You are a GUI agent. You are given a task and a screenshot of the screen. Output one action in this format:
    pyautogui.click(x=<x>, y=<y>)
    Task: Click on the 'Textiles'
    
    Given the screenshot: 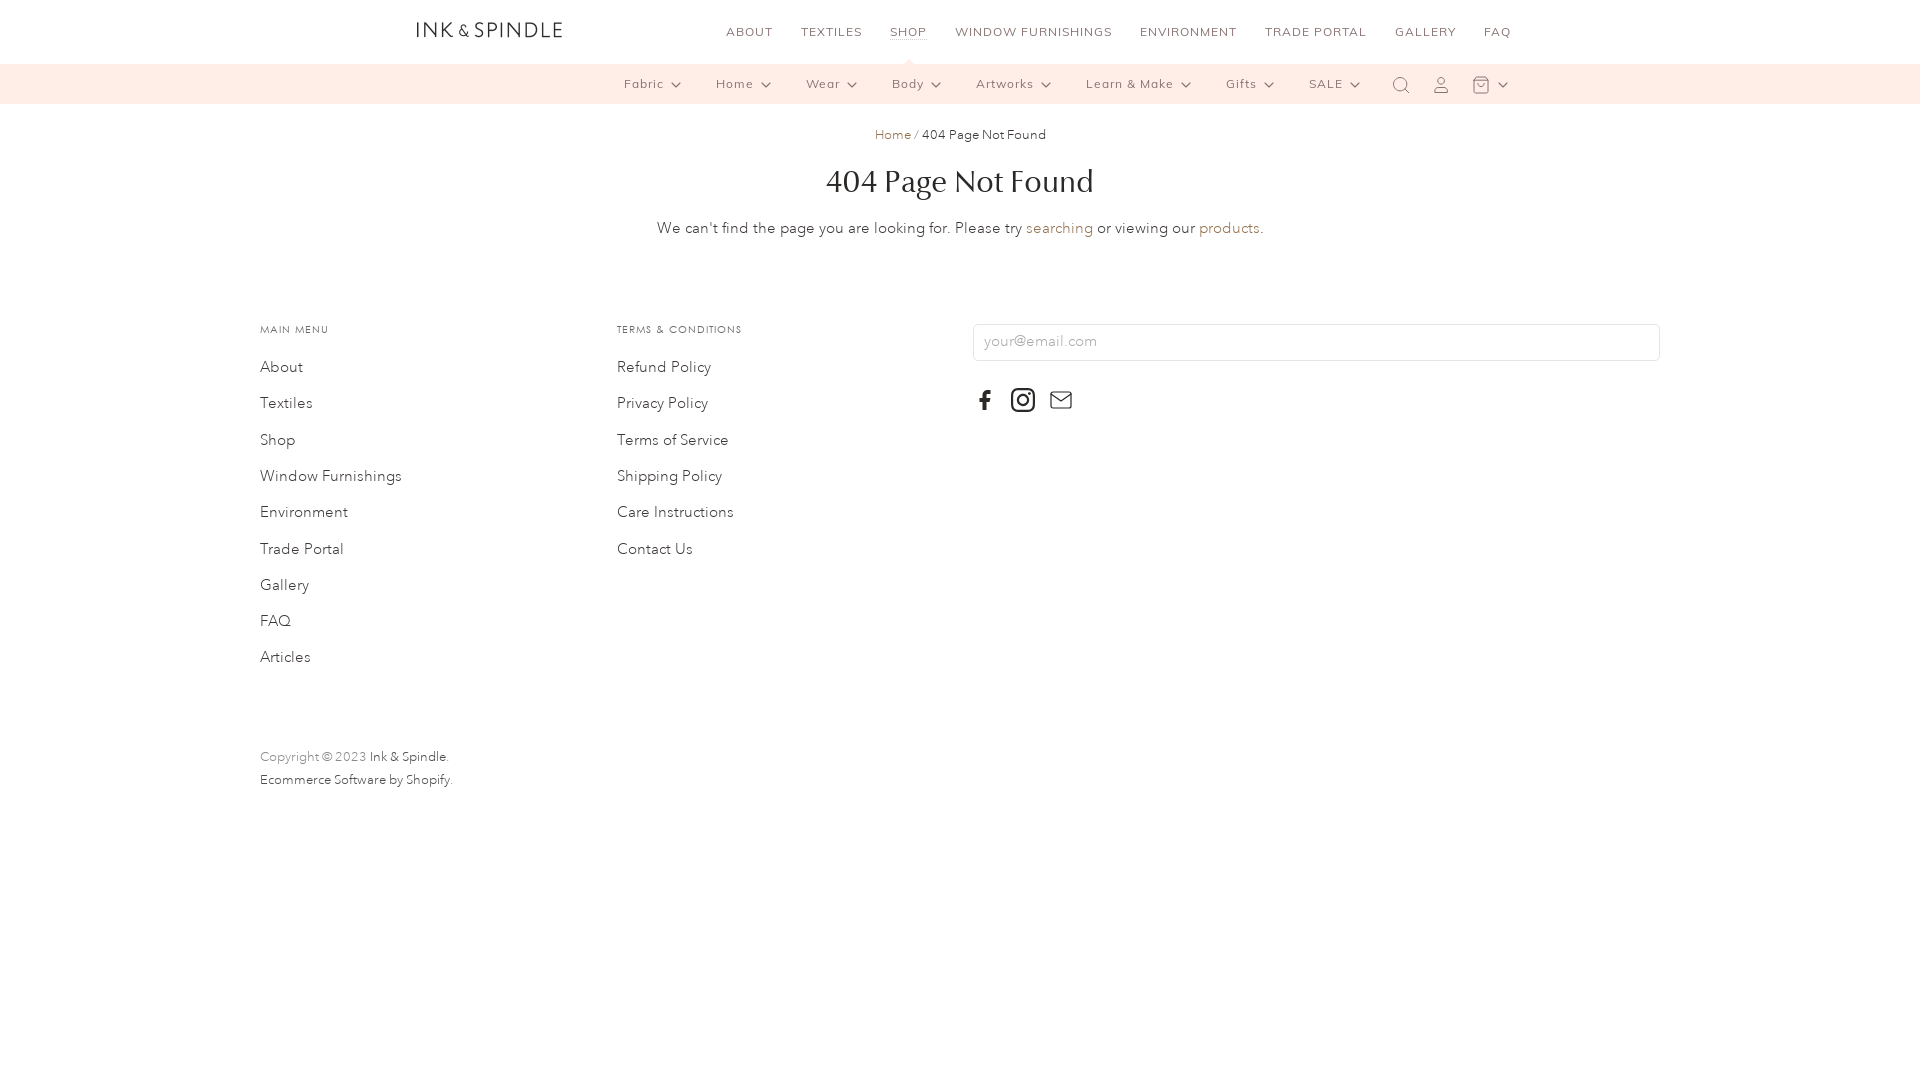 What is the action you would take?
    pyautogui.click(x=258, y=403)
    